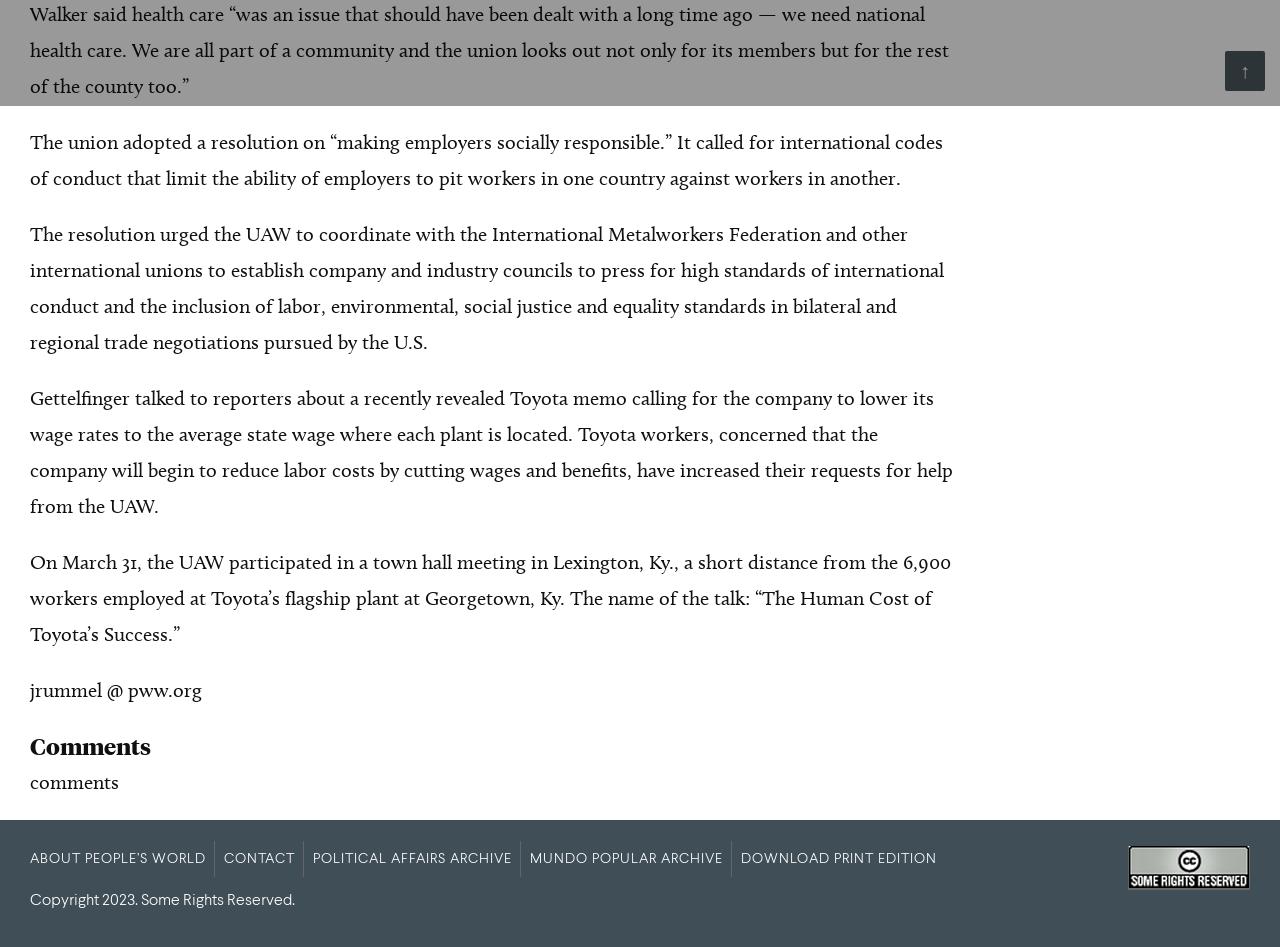  What do you see at coordinates (29, 782) in the screenshot?
I see `'comments'` at bounding box center [29, 782].